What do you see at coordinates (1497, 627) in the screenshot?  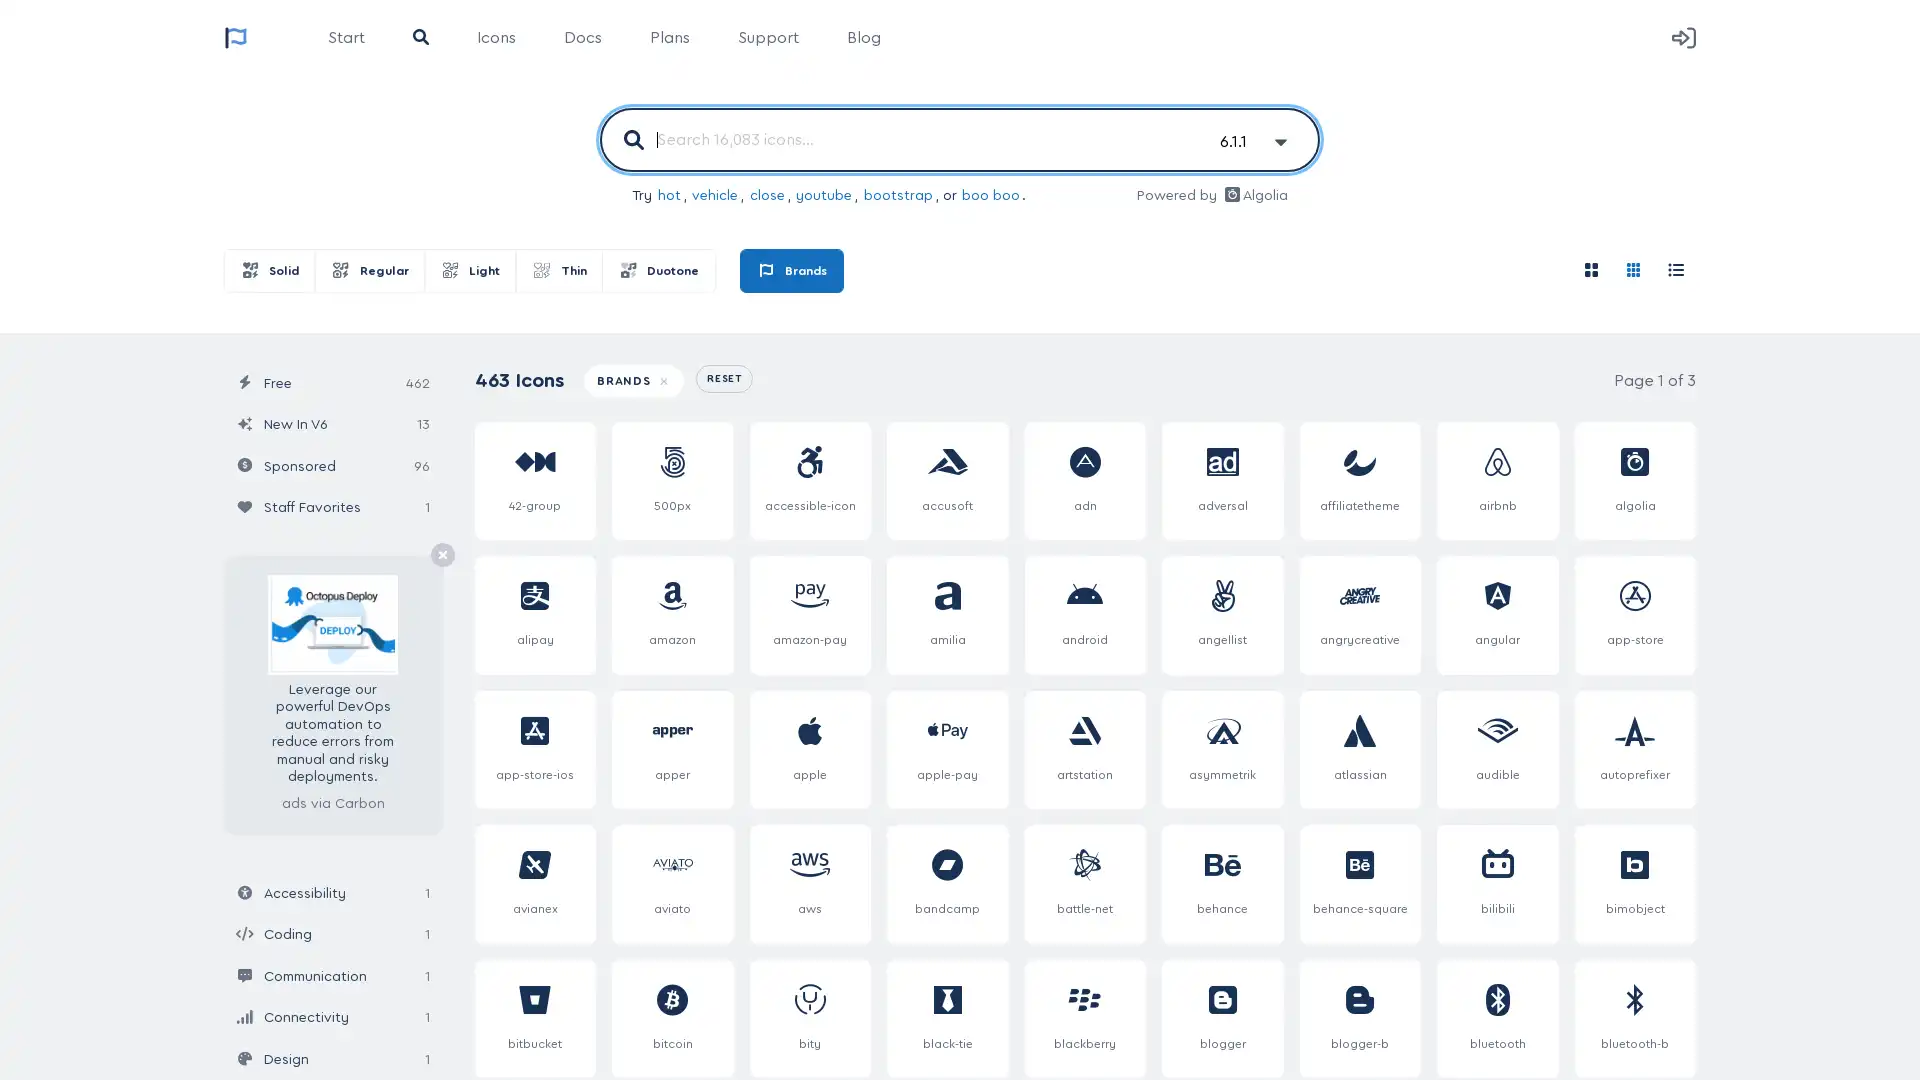 I see `angular` at bounding box center [1497, 627].